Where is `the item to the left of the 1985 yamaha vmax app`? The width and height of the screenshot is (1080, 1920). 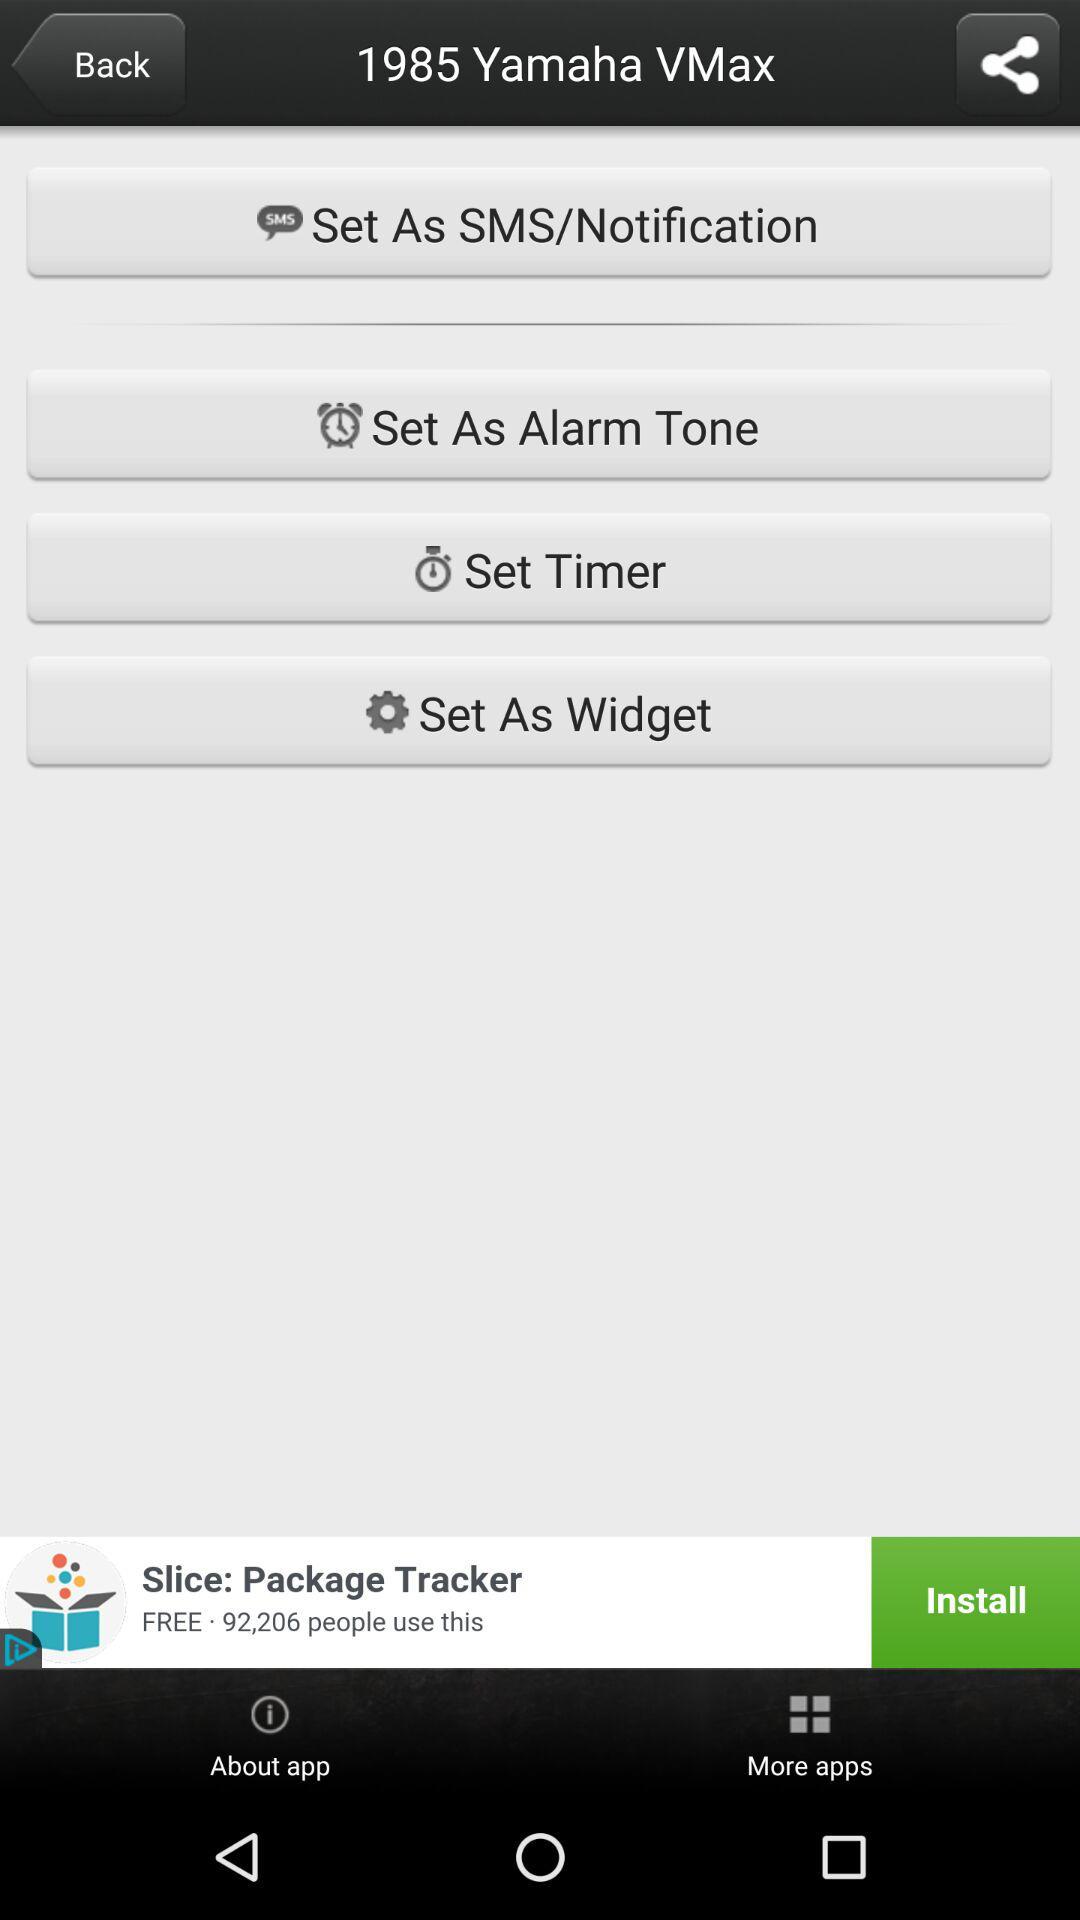 the item to the left of the 1985 yamaha vmax app is located at coordinates (97, 66).